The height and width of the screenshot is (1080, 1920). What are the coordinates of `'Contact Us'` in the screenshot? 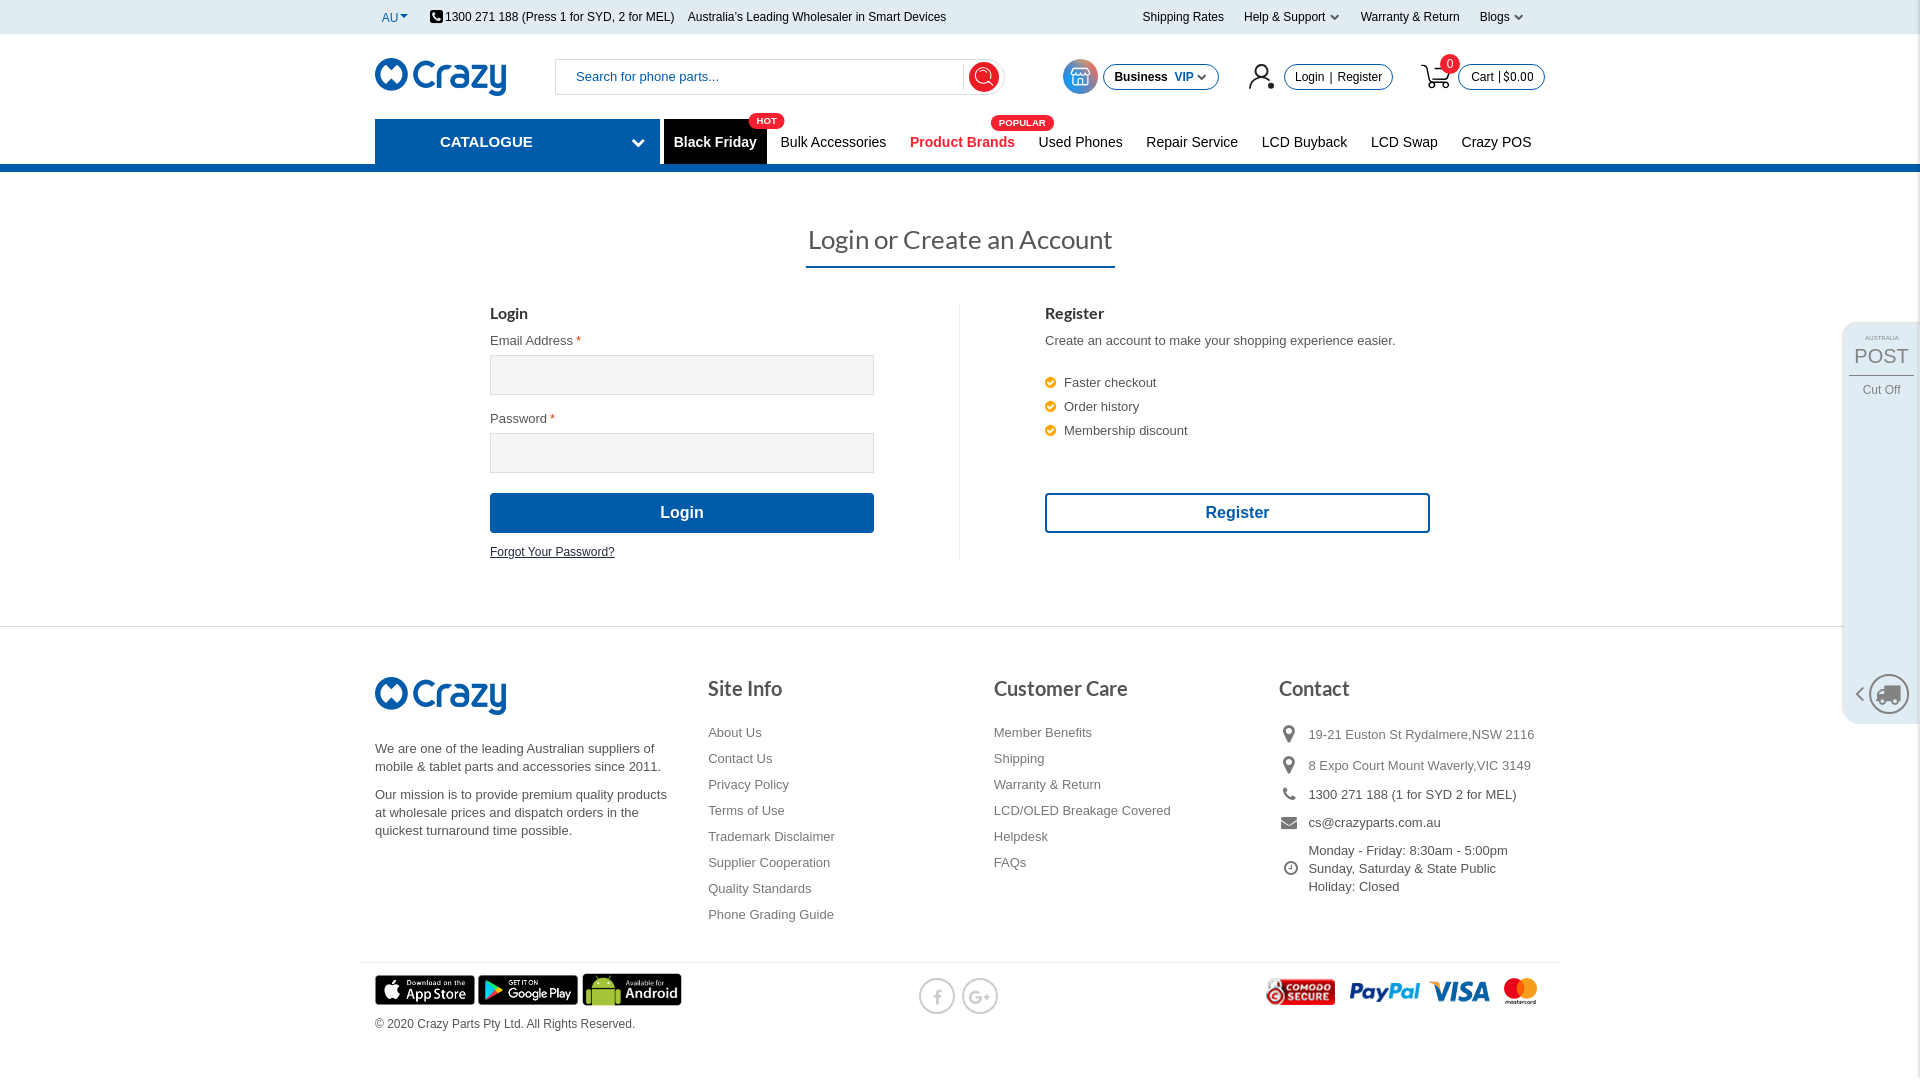 It's located at (738, 759).